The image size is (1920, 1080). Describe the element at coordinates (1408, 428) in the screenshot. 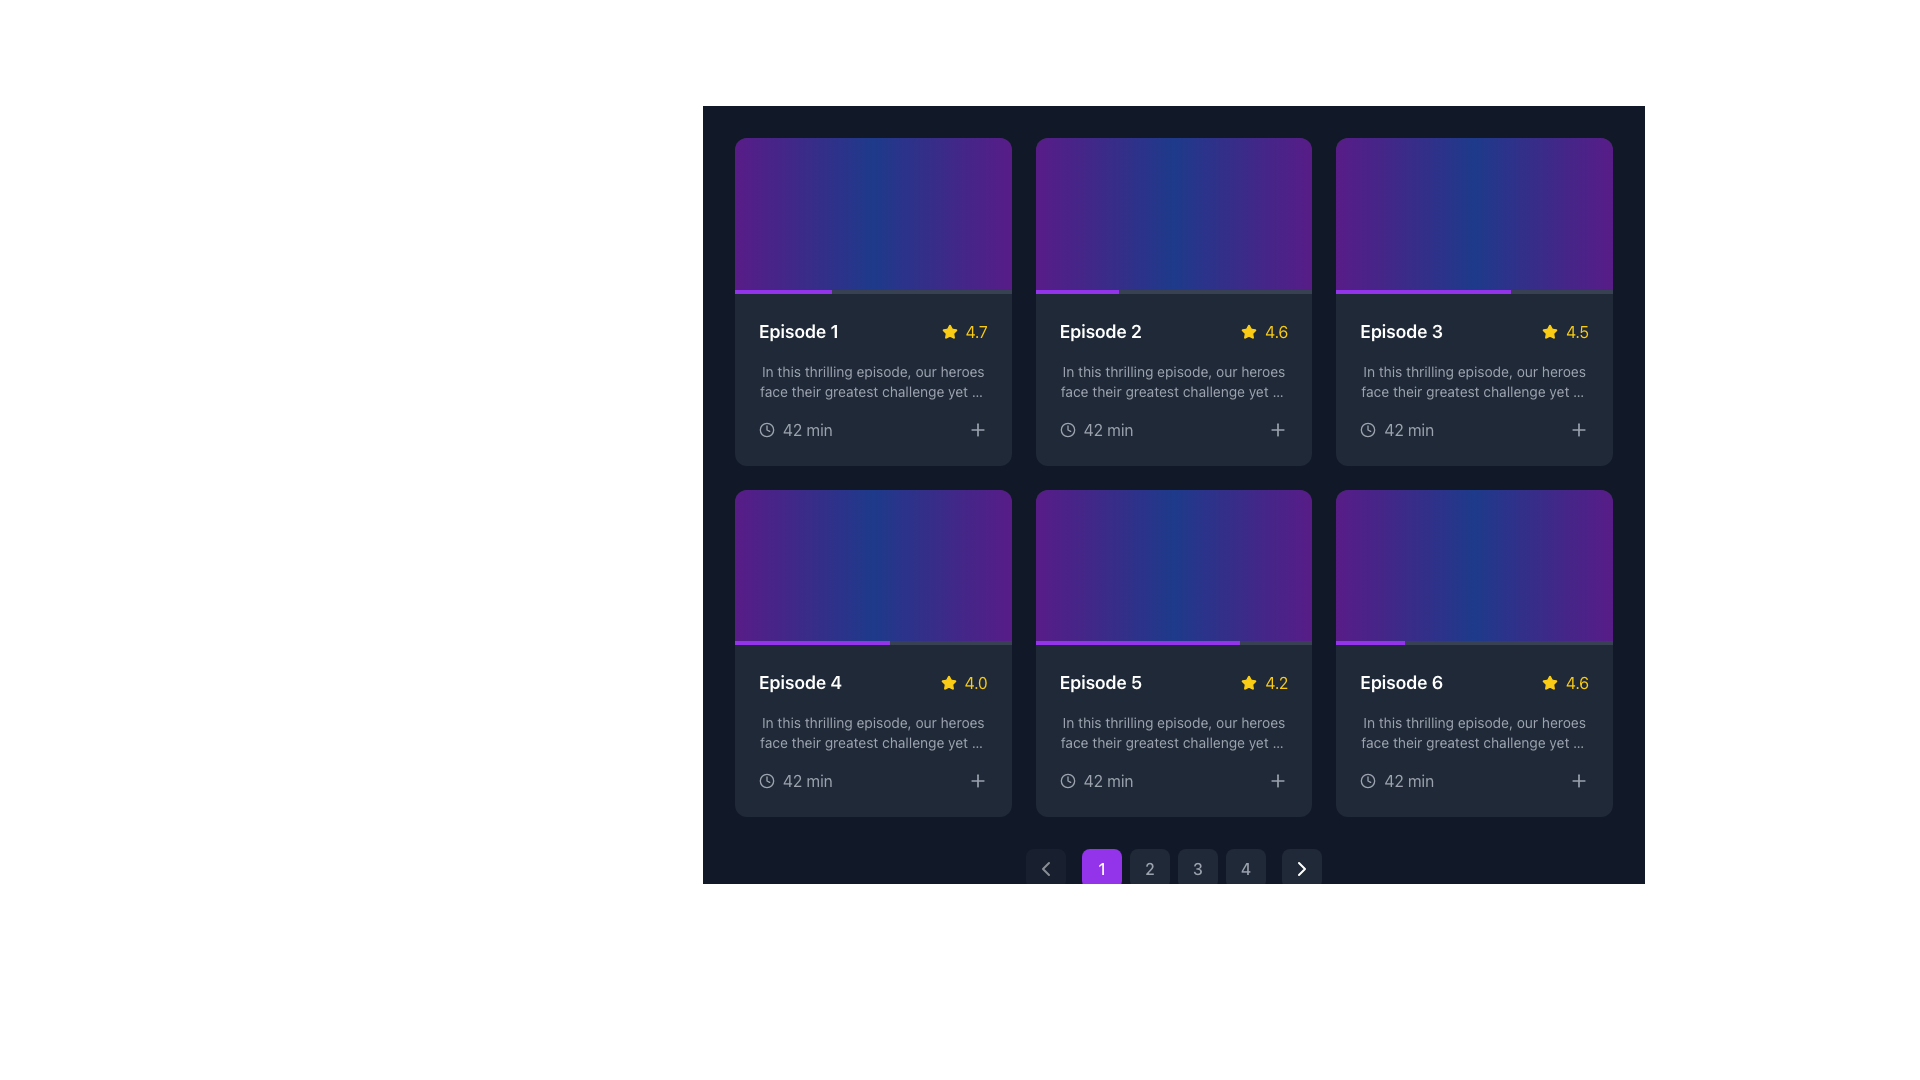

I see `the static text label that indicates the duration of the episode under the 'Episode 3' card in the third column of the 3x2 card grid layout` at that location.